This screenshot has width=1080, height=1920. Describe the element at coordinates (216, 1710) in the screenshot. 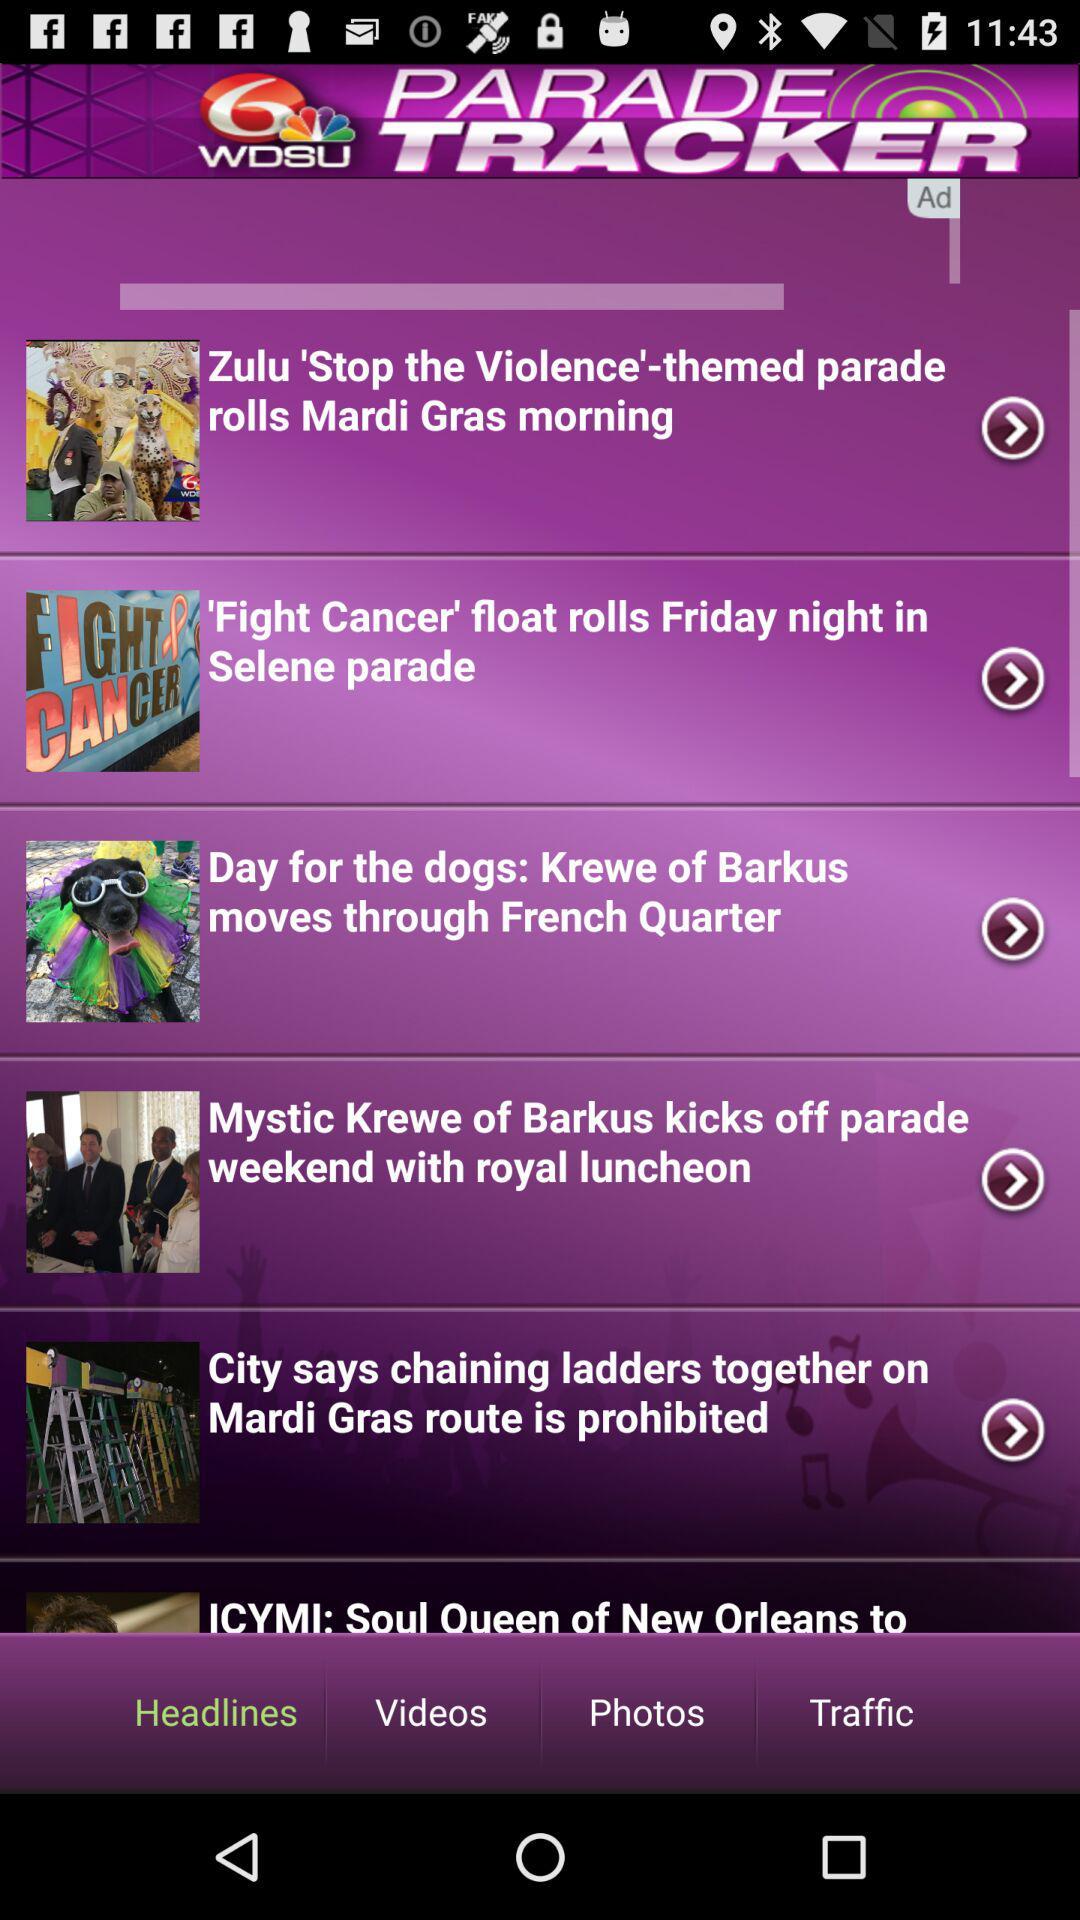

I see `headlines` at that location.